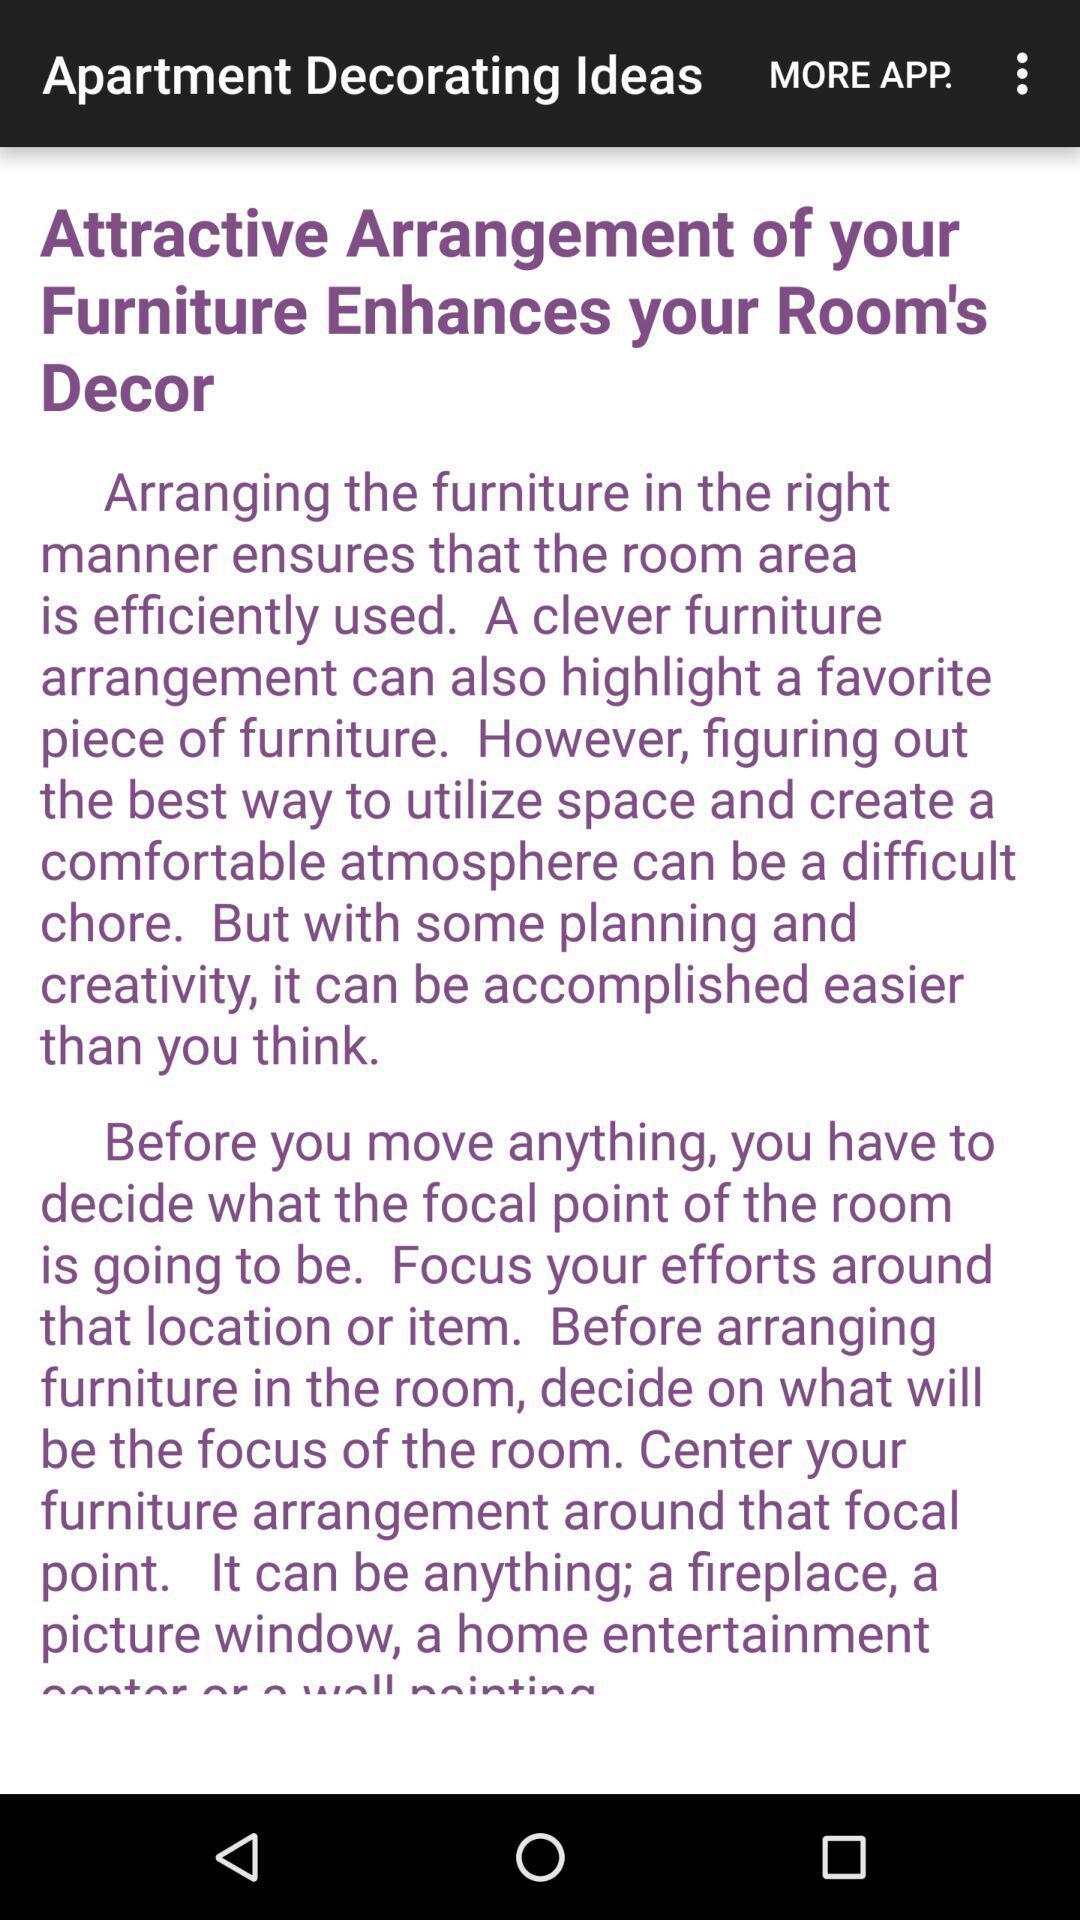  I want to click on the app above attractive arrangement of, so click(860, 73).